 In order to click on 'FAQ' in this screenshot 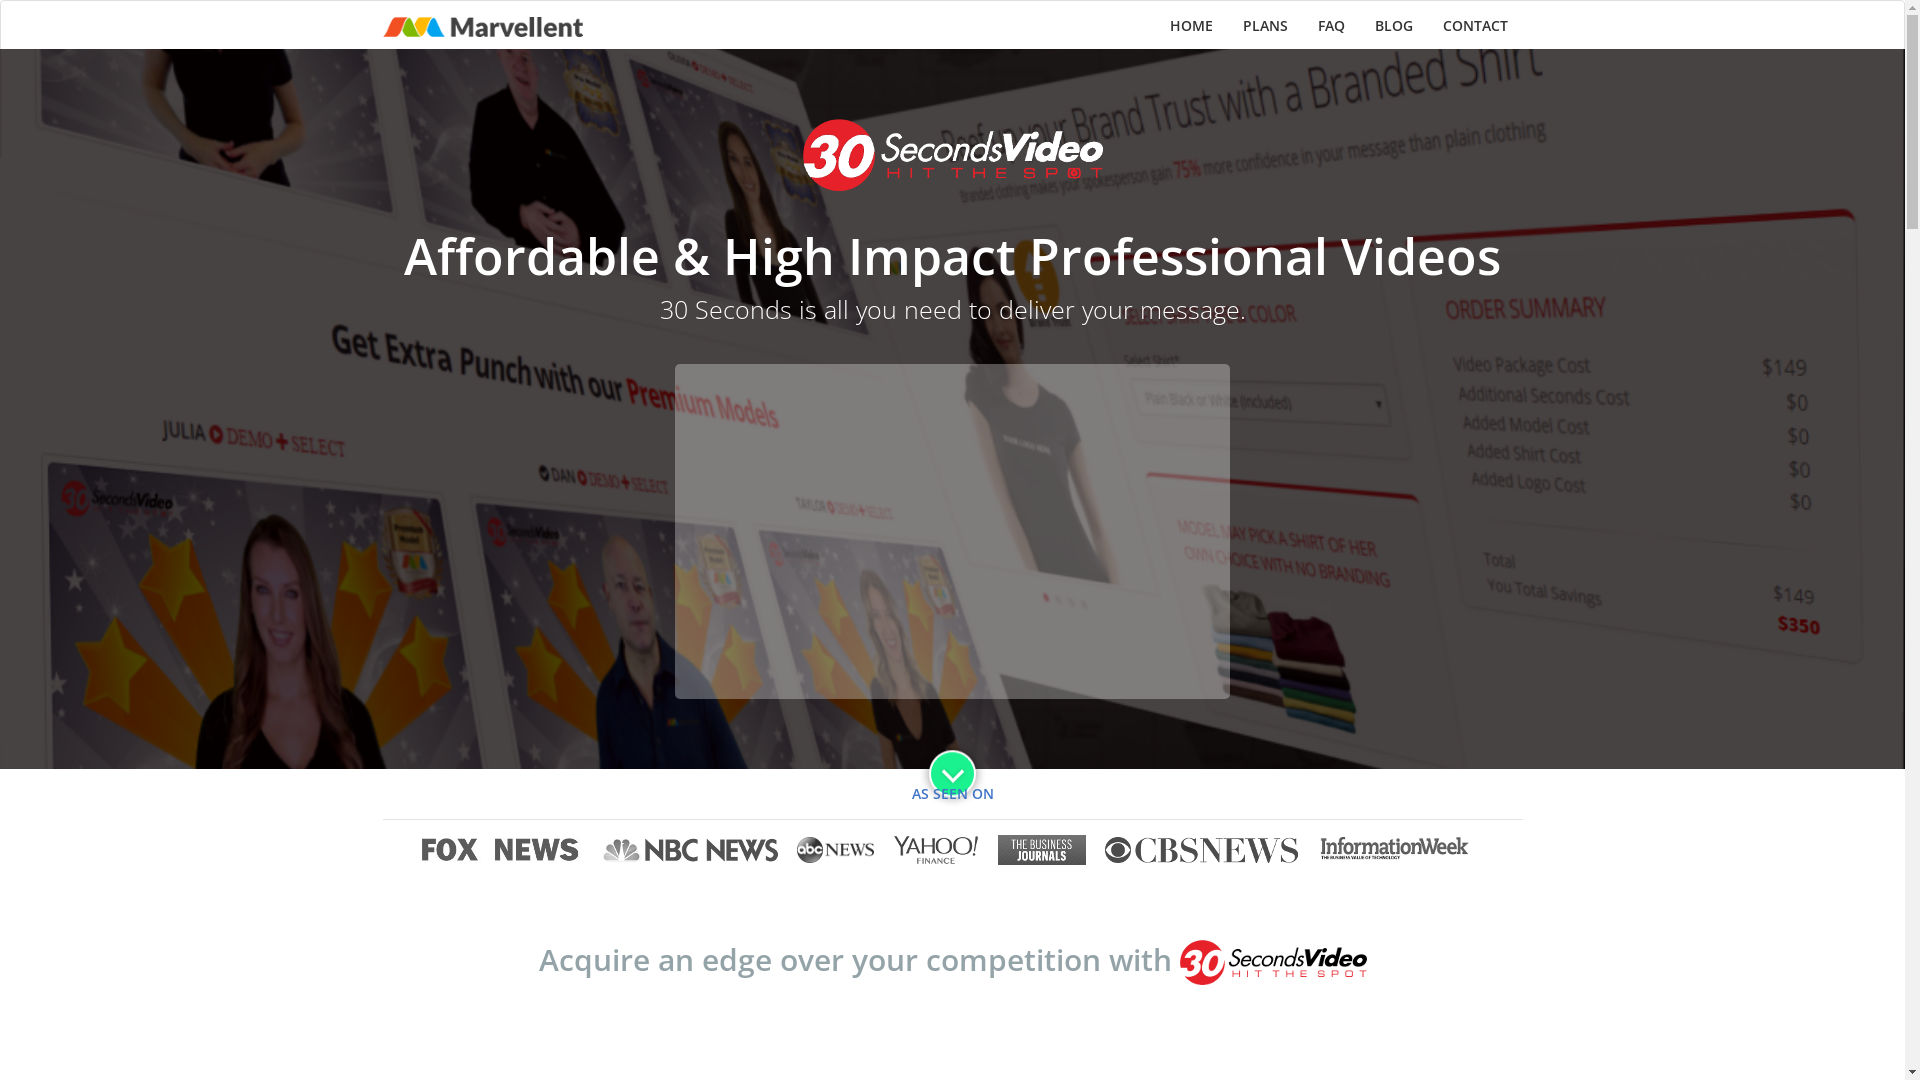, I will do `click(1330, 26)`.